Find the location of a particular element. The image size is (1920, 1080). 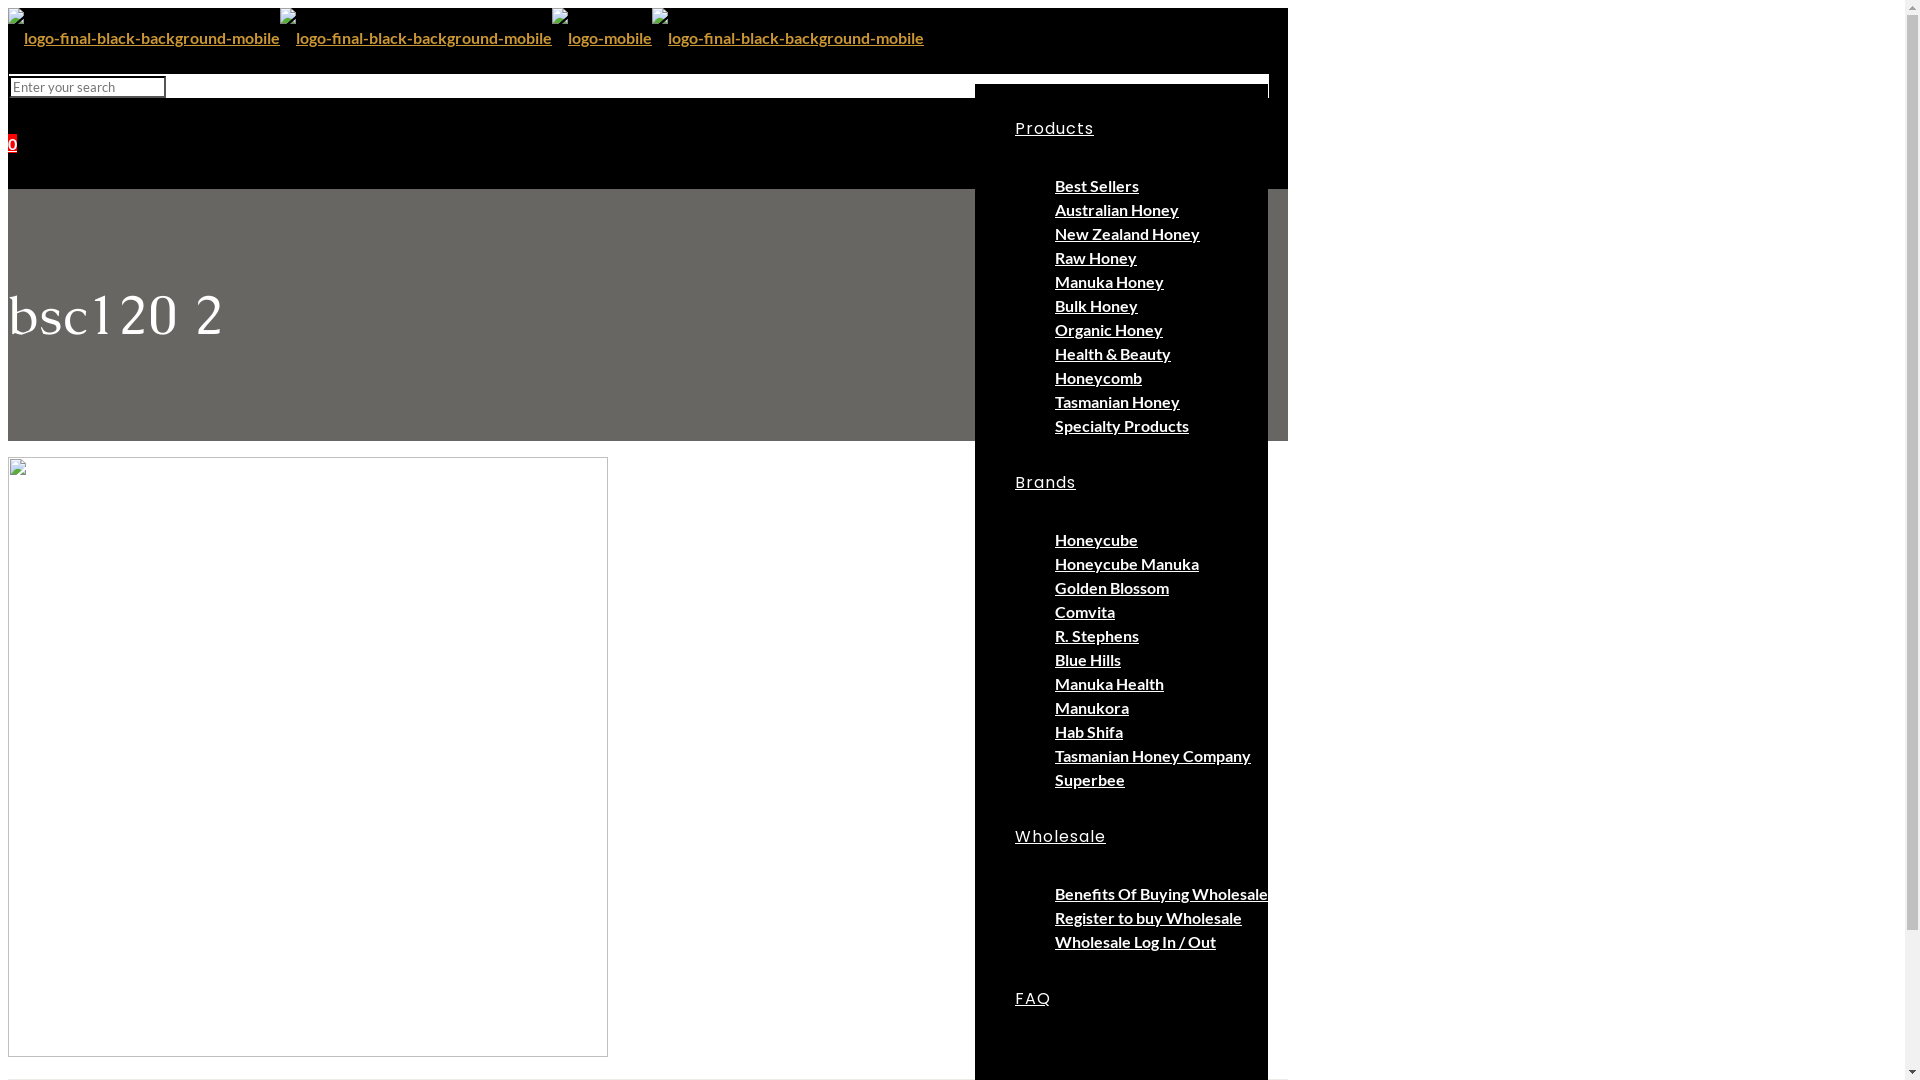

'Manuka Honey' is located at coordinates (1108, 281).